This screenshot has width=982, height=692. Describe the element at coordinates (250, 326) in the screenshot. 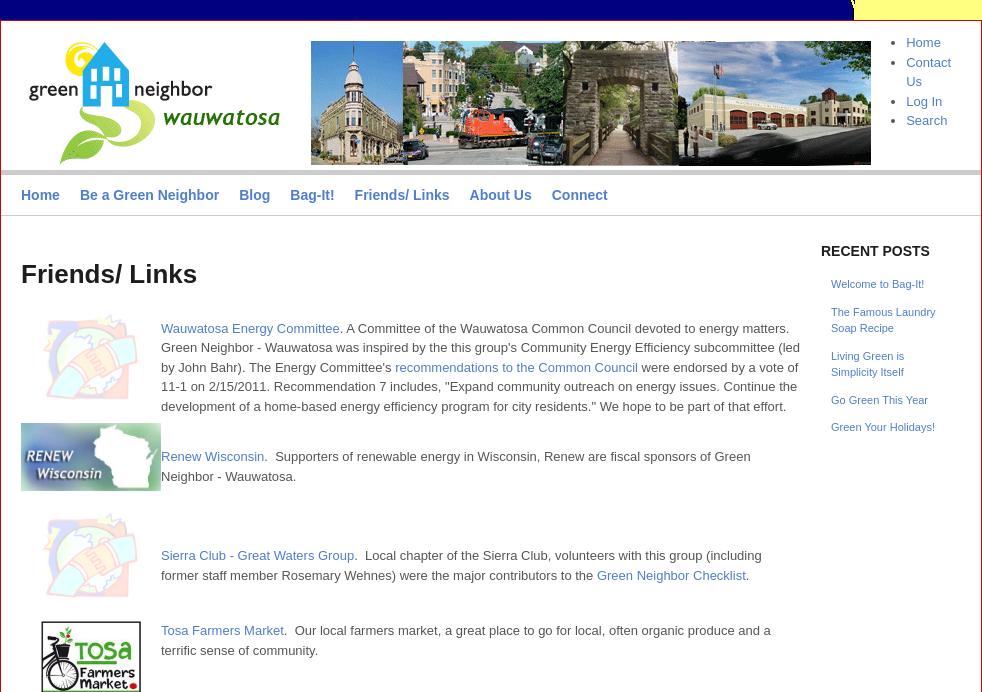

I see `'Wauwatosa Energy Committee'` at that location.